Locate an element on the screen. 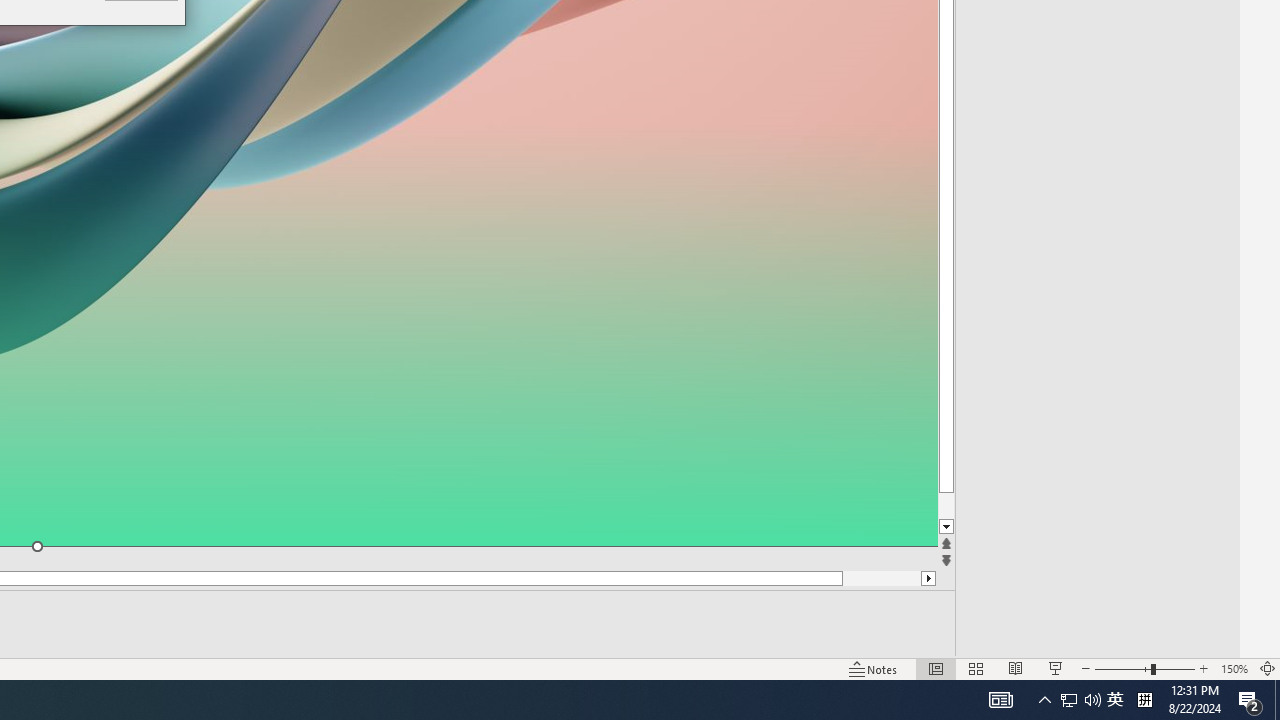  'Q2790: 100%' is located at coordinates (1068, 698).